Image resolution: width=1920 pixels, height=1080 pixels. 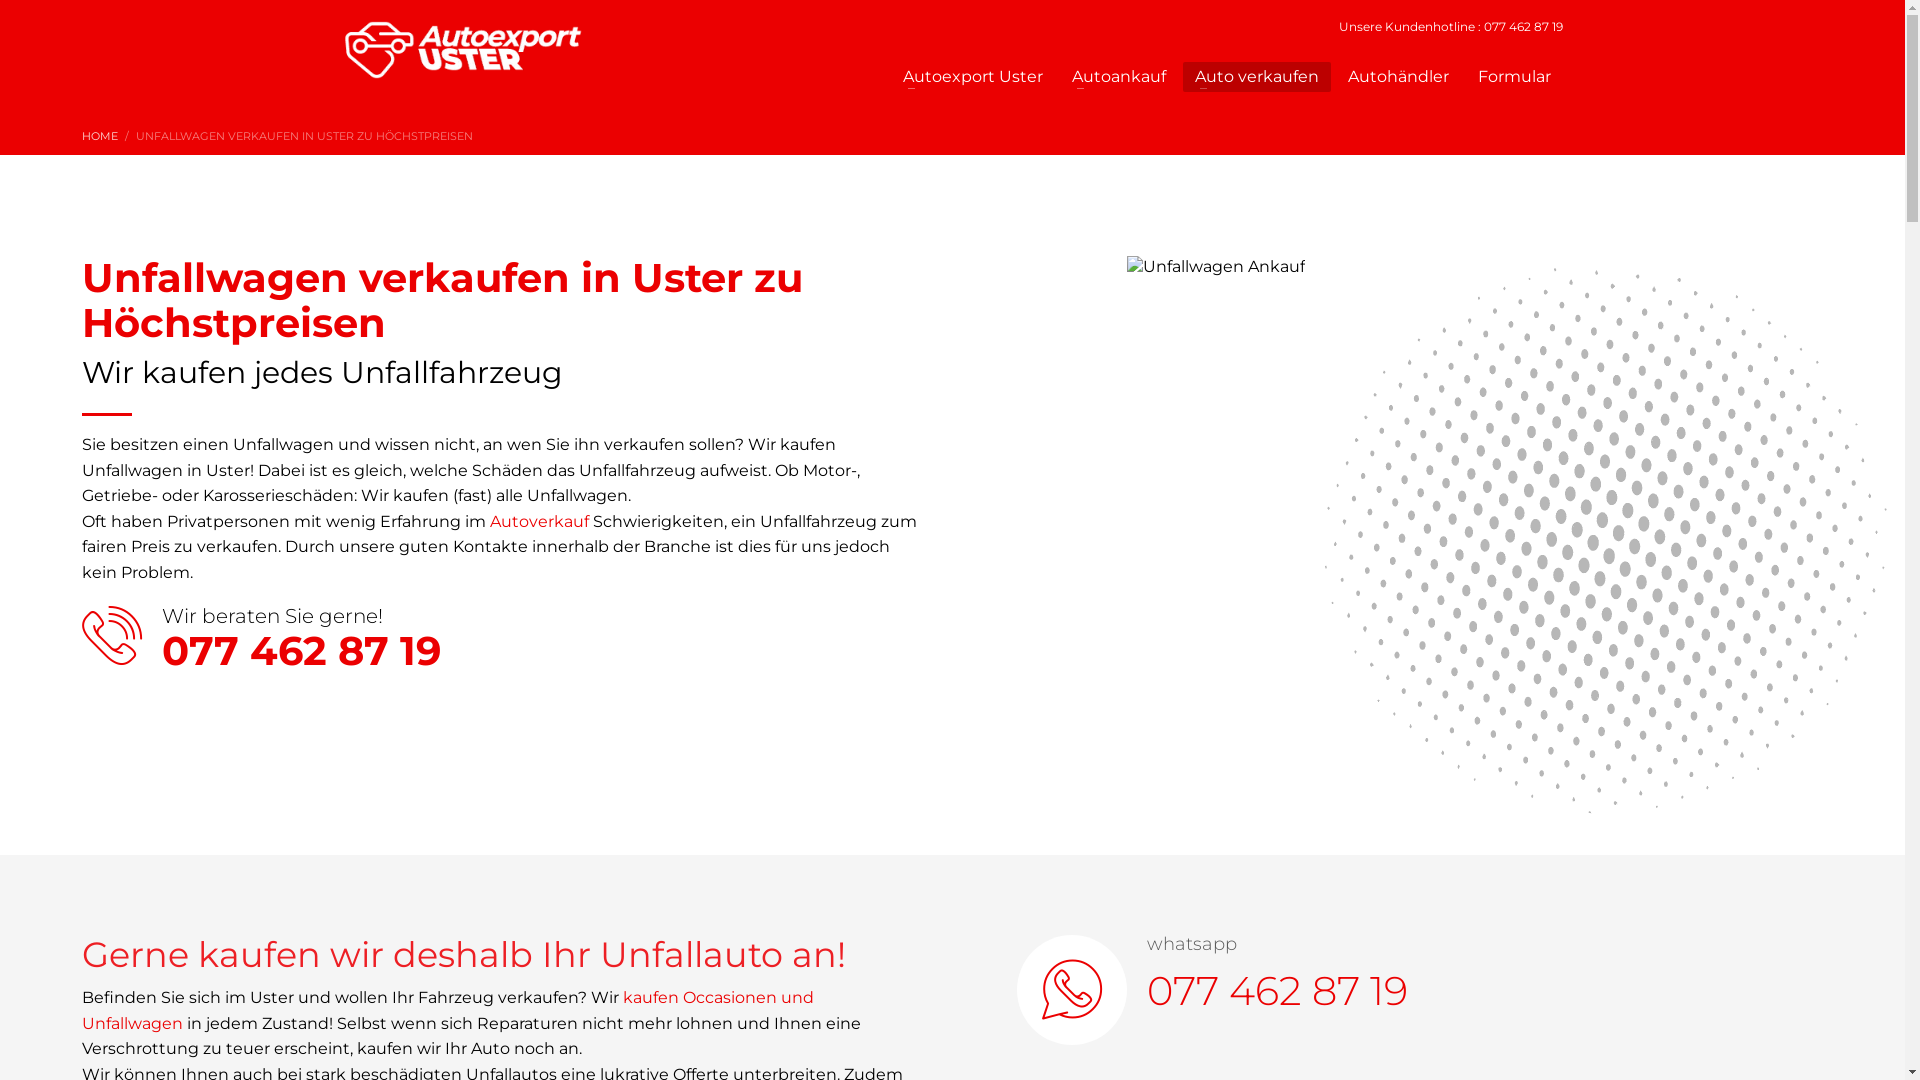 I want to click on 'Formular', so click(x=1514, y=76).